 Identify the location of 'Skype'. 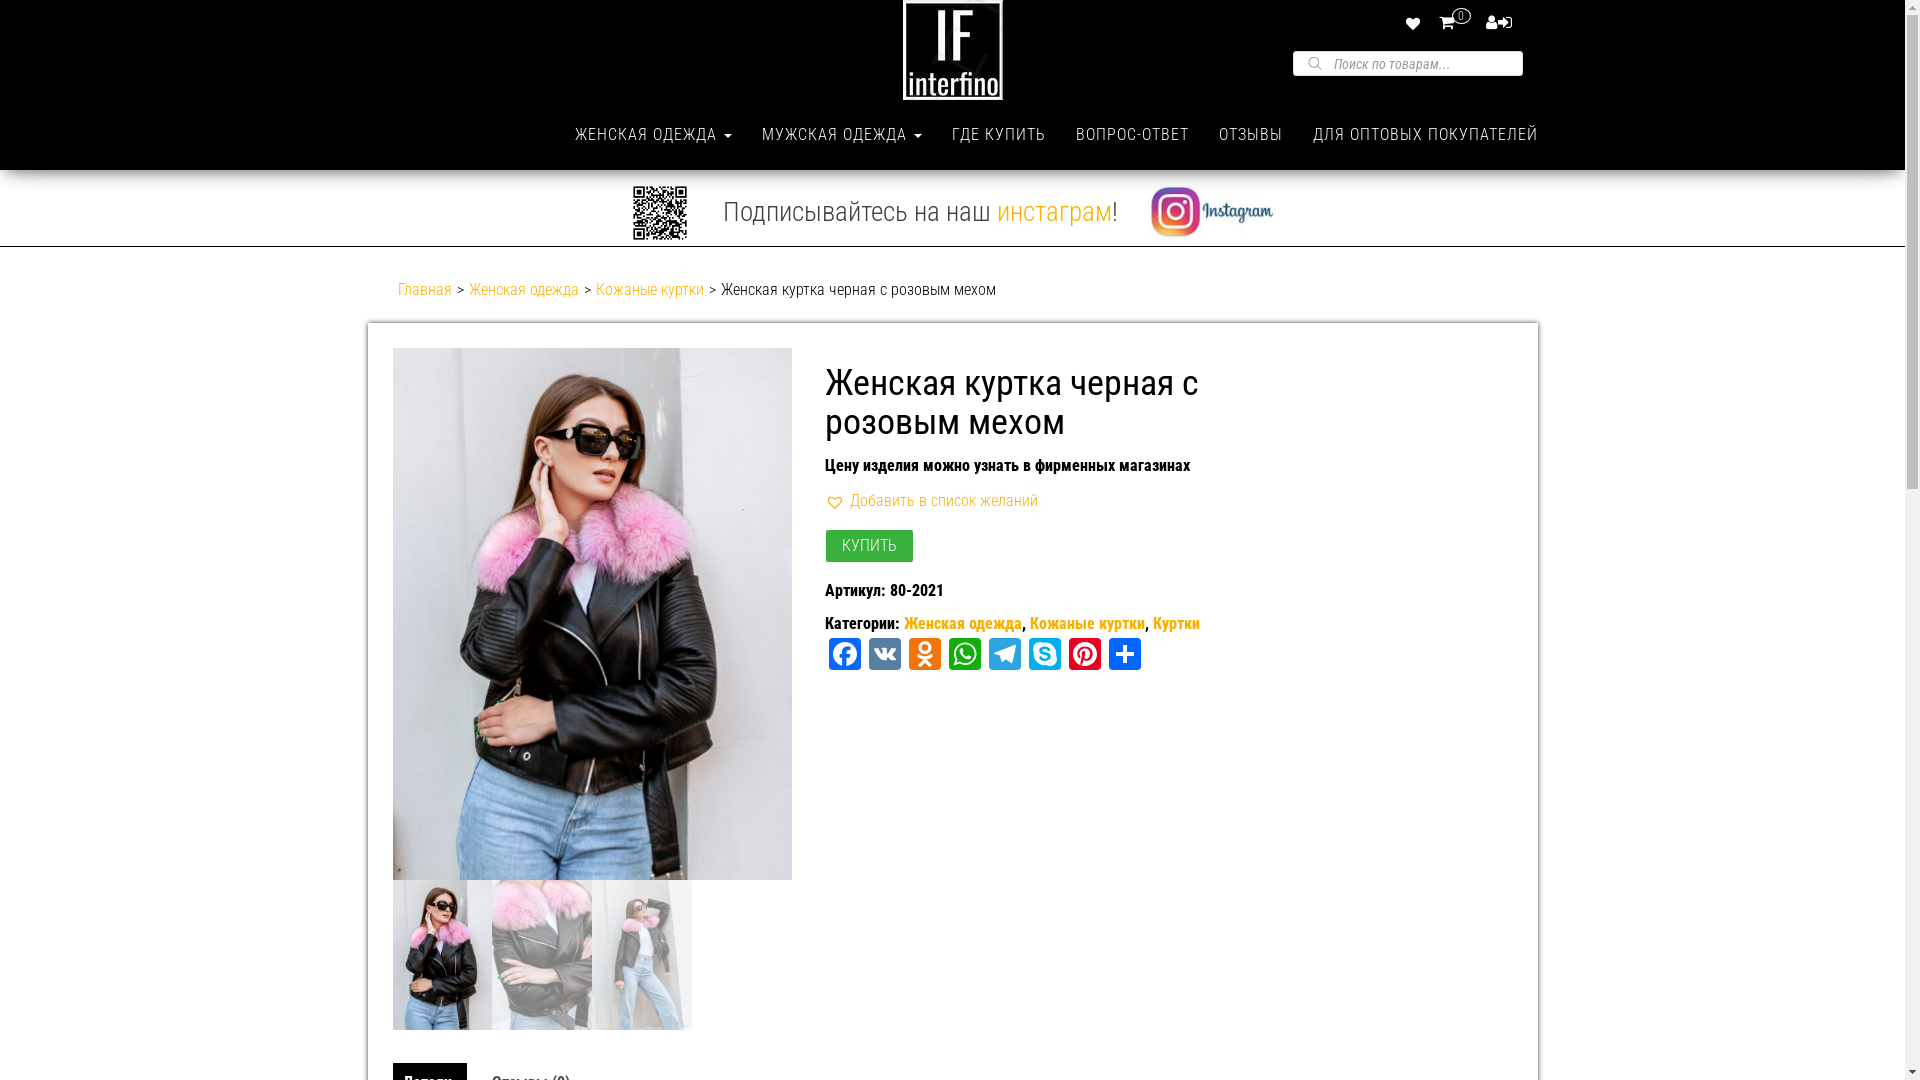
(1044, 656).